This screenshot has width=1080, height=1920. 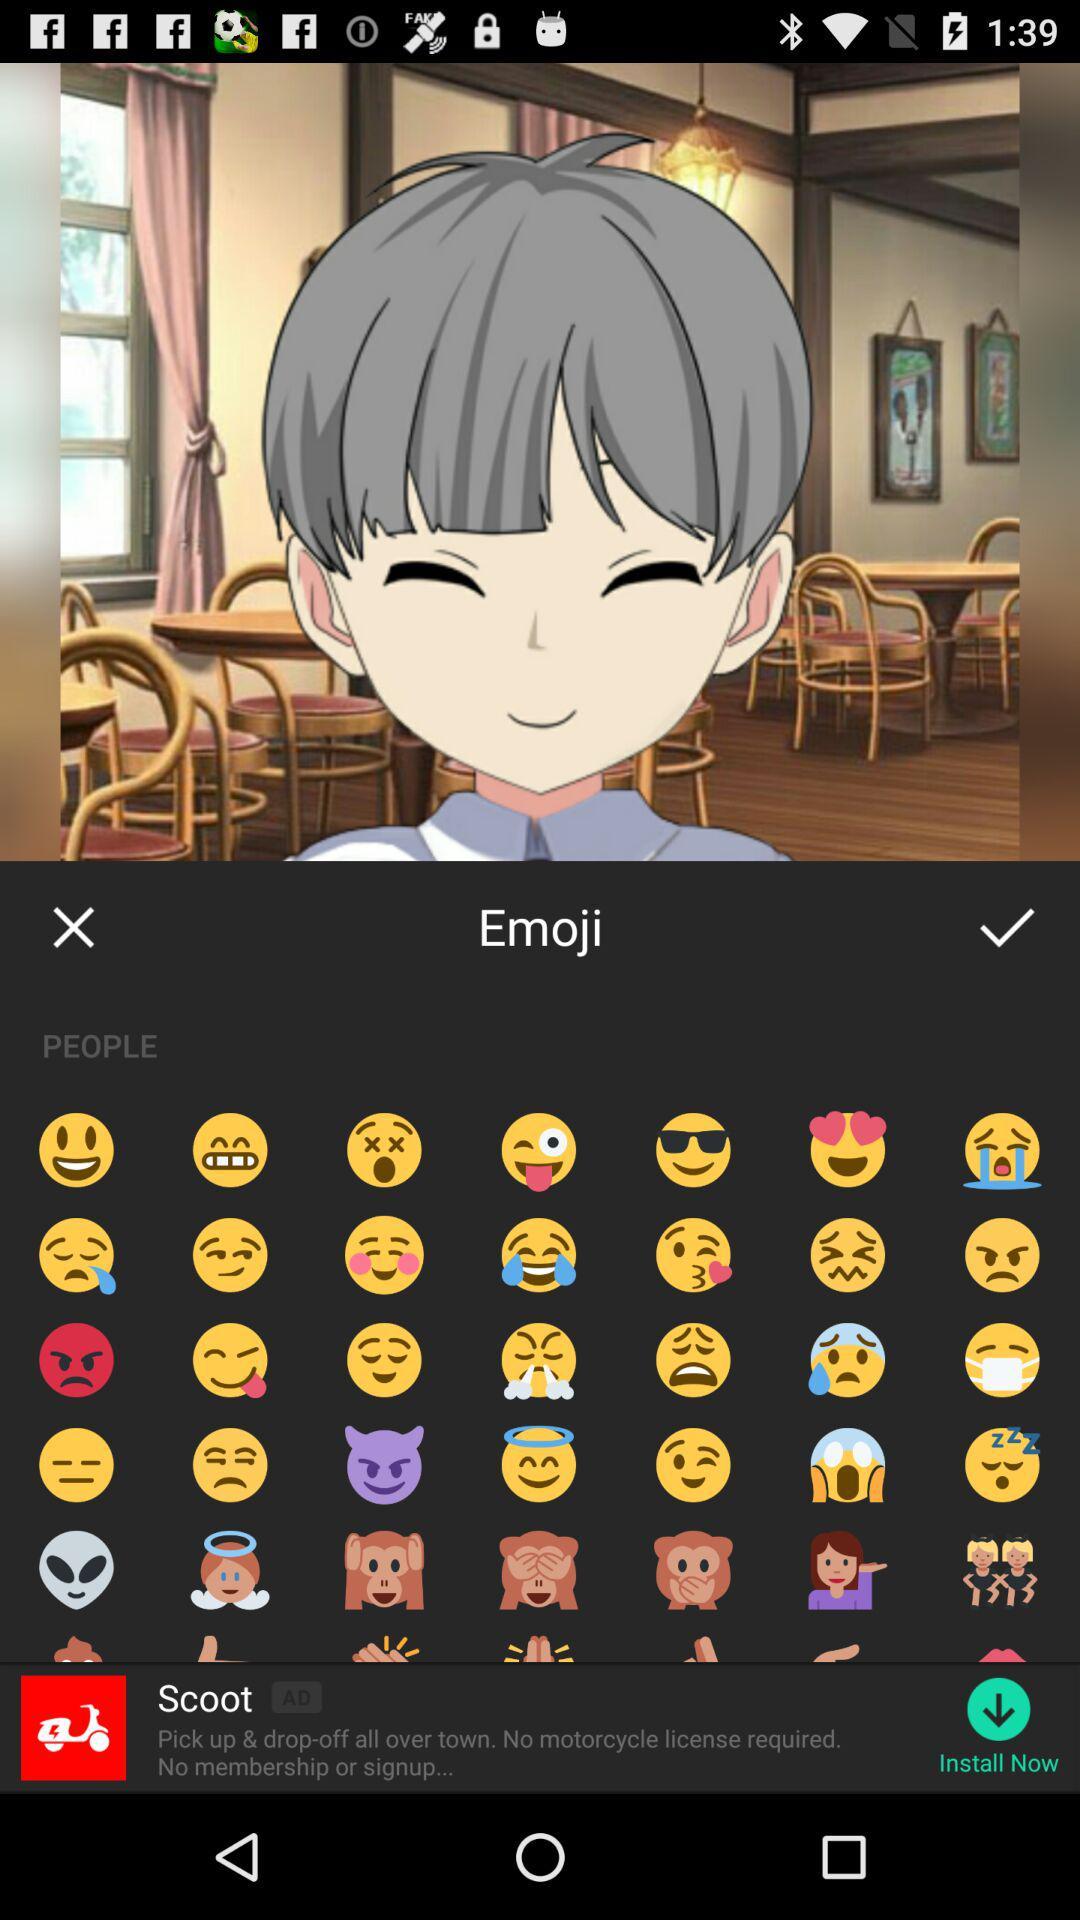 I want to click on the app to the right of pick up drop, so click(x=999, y=1762).